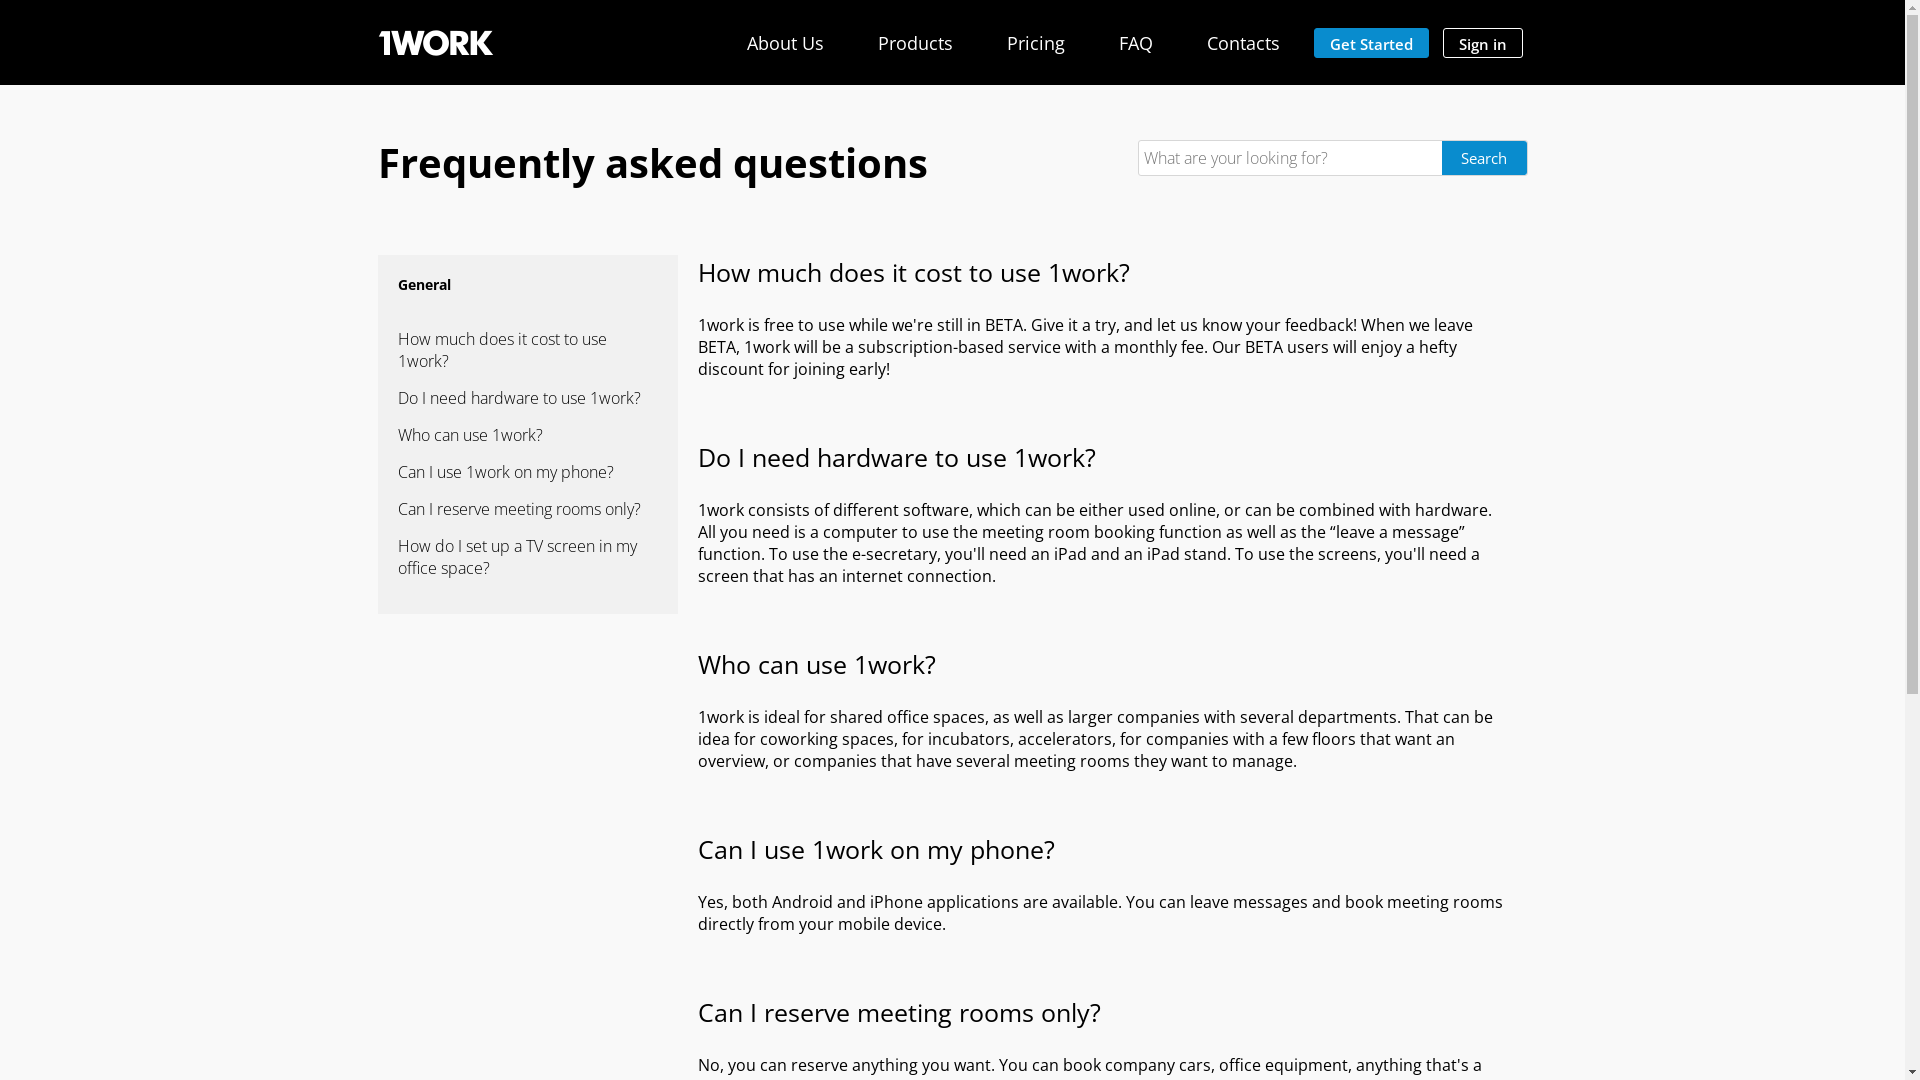 The width and height of the screenshot is (1920, 1080). Describe the element at coordinates (914, 42) in the screenshot. I see `'Products'` at that location.